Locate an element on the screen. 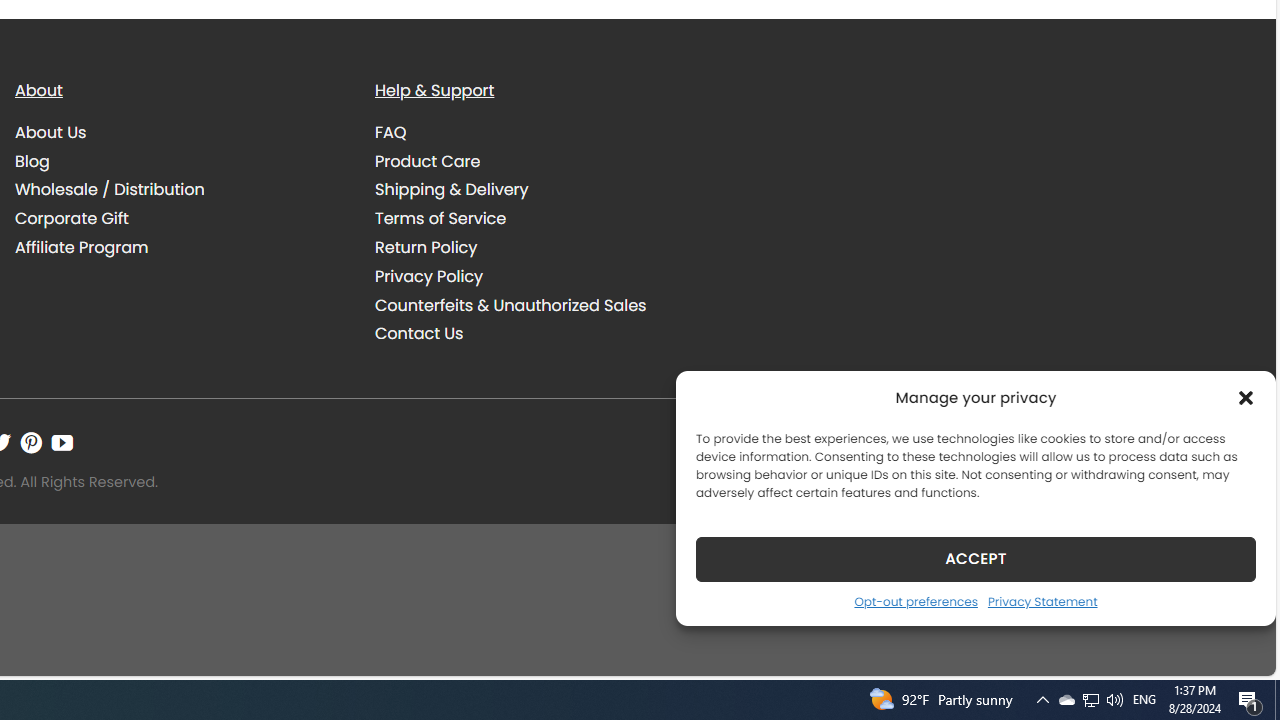  'Wholesale / Distribution' is located at coordinates (109, 190).